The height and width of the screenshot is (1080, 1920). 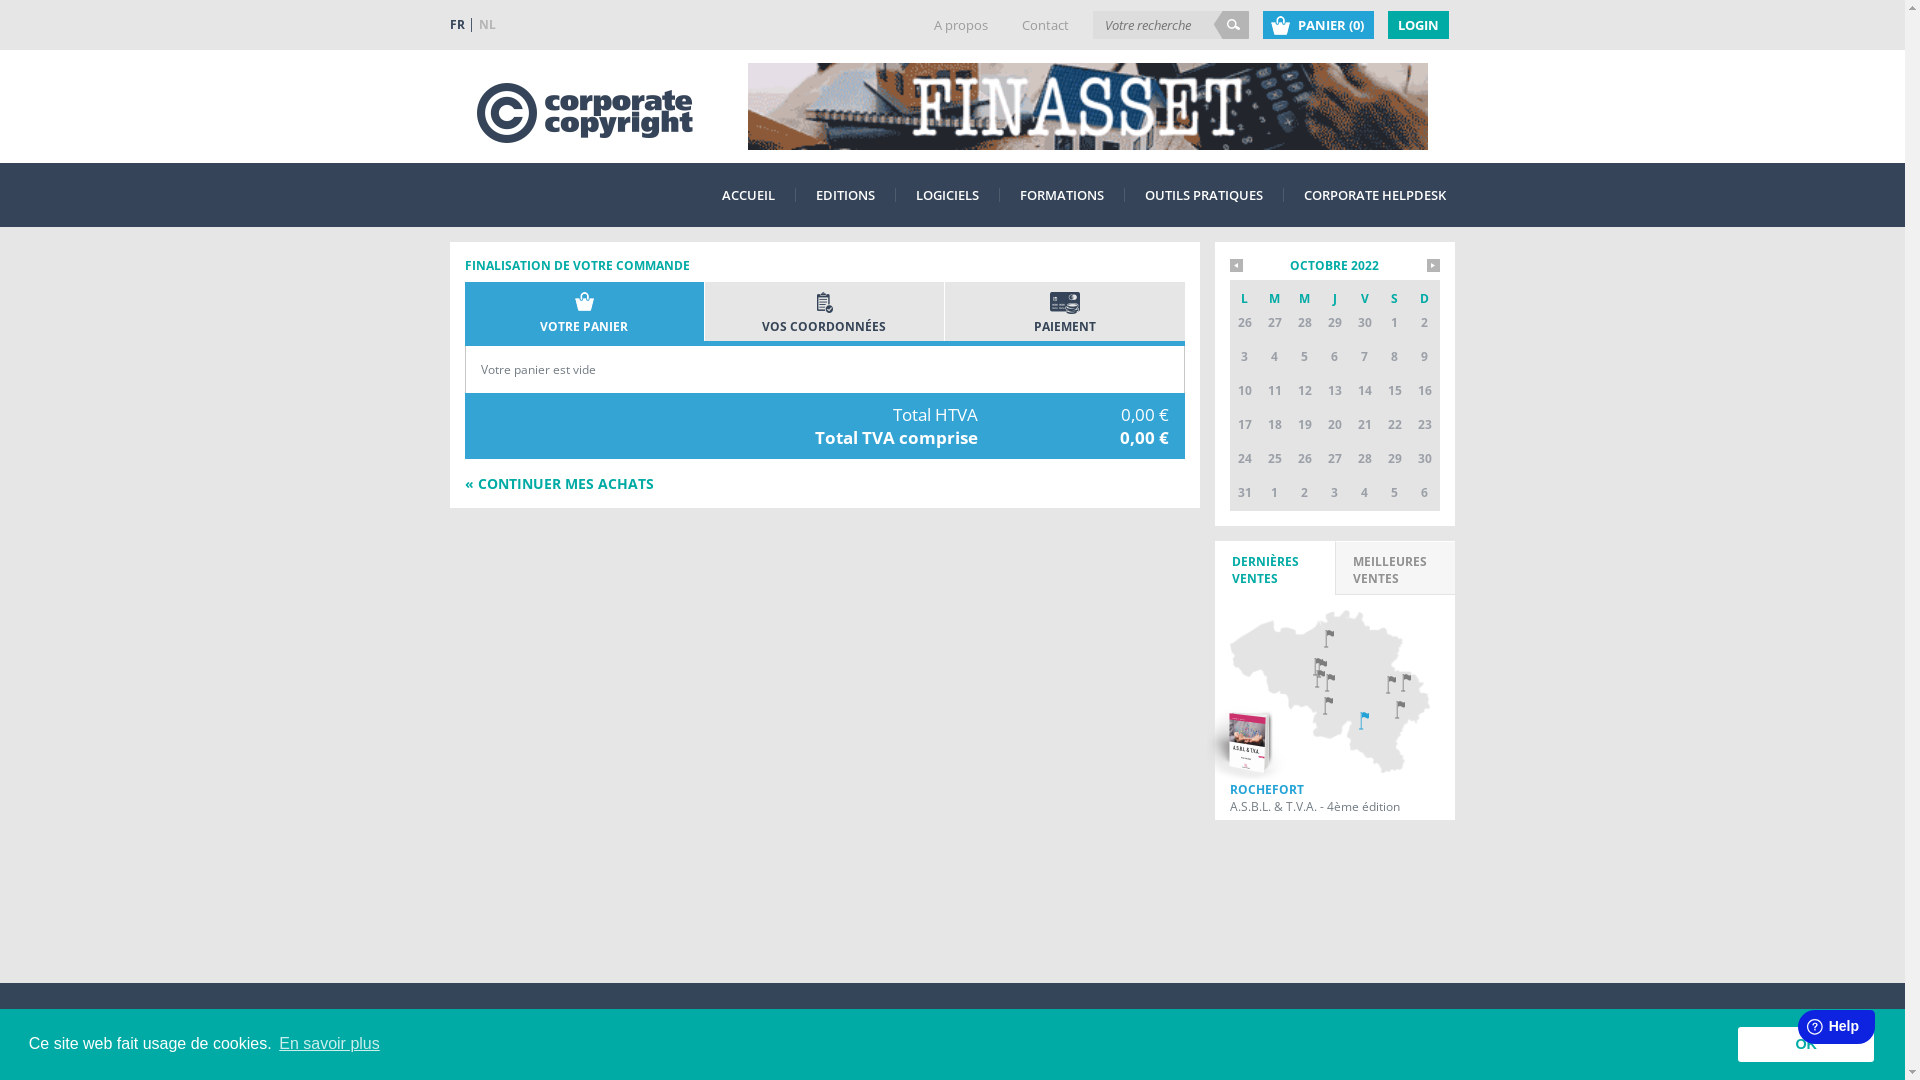 I want to click on 'NOTRE ENTREPRISE', so click(x=504, y=1029).